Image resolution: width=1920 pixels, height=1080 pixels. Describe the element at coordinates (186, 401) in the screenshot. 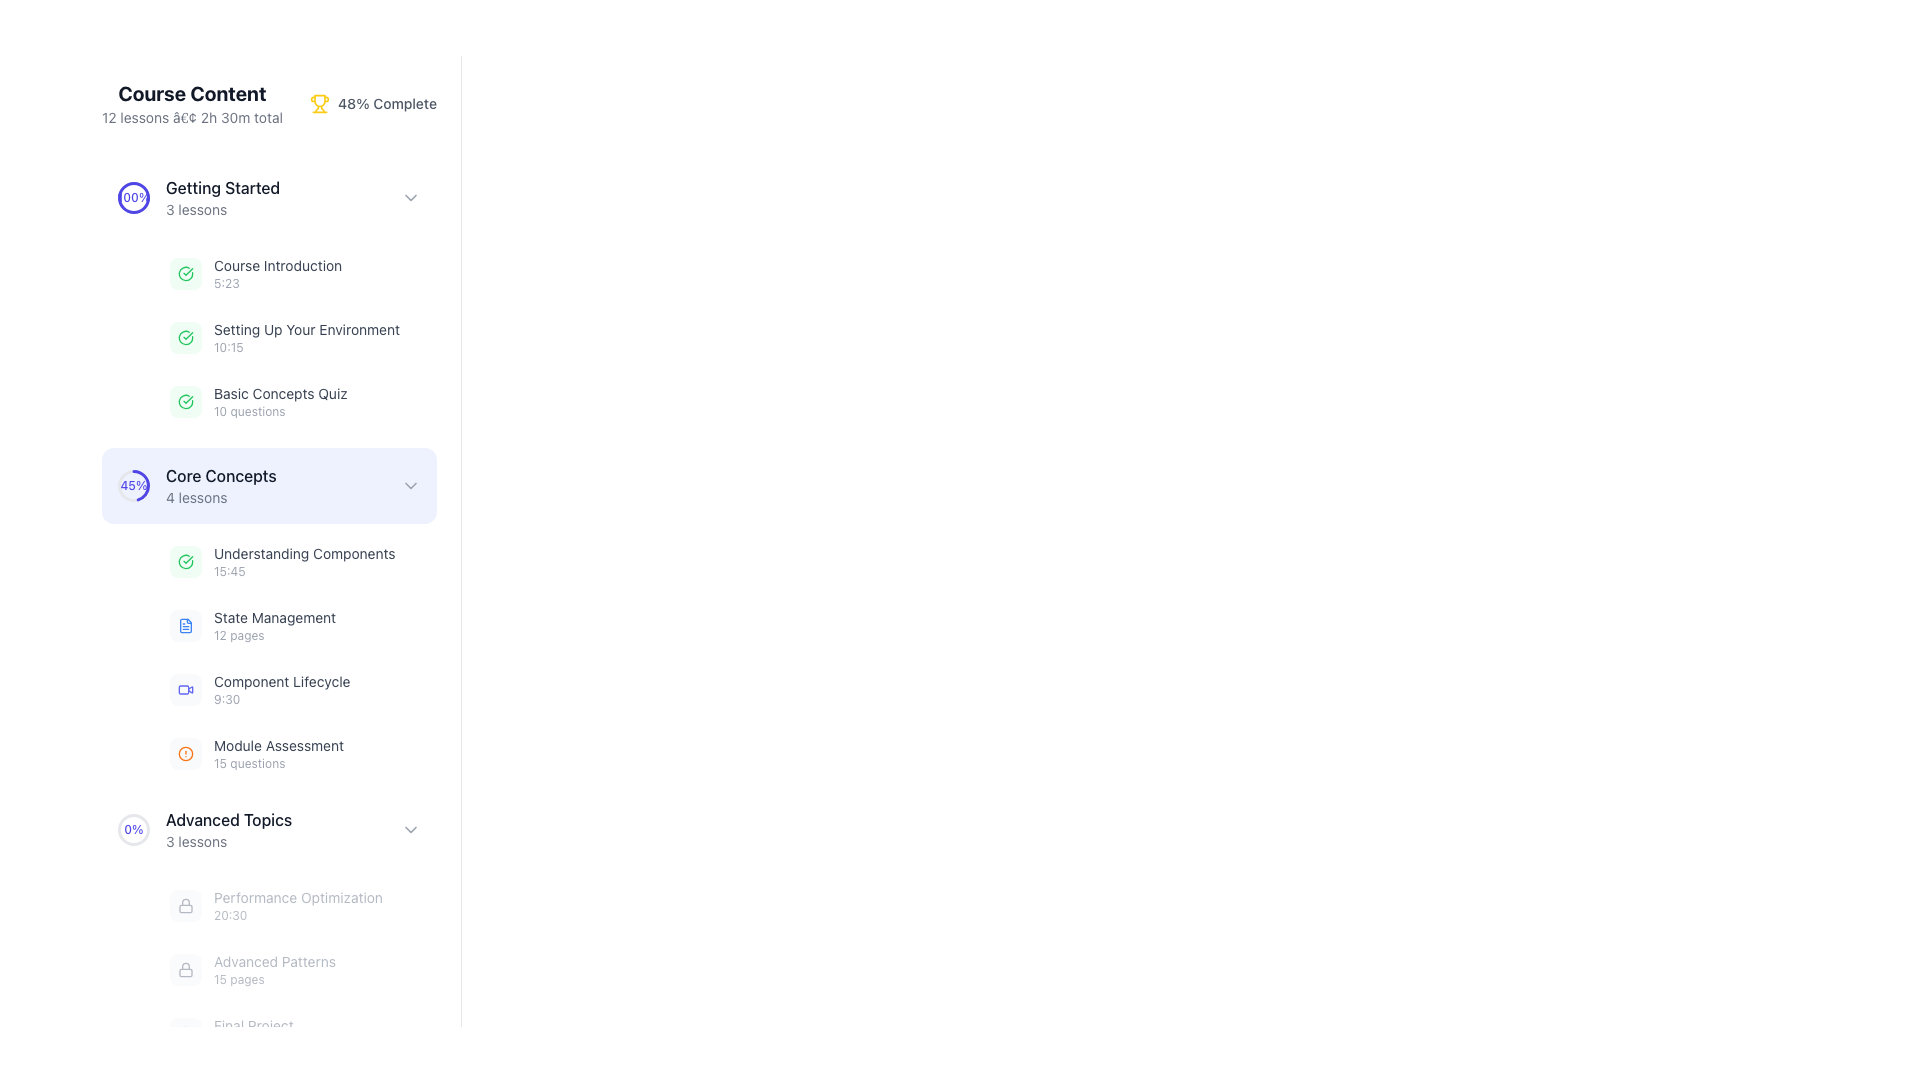

I see `the small circular icon with a light green background and a checkmark symbol located to the left of the 'Basic Concepts Quiz' label in the 'Getting Started' section of the course content sidebar` at that location.